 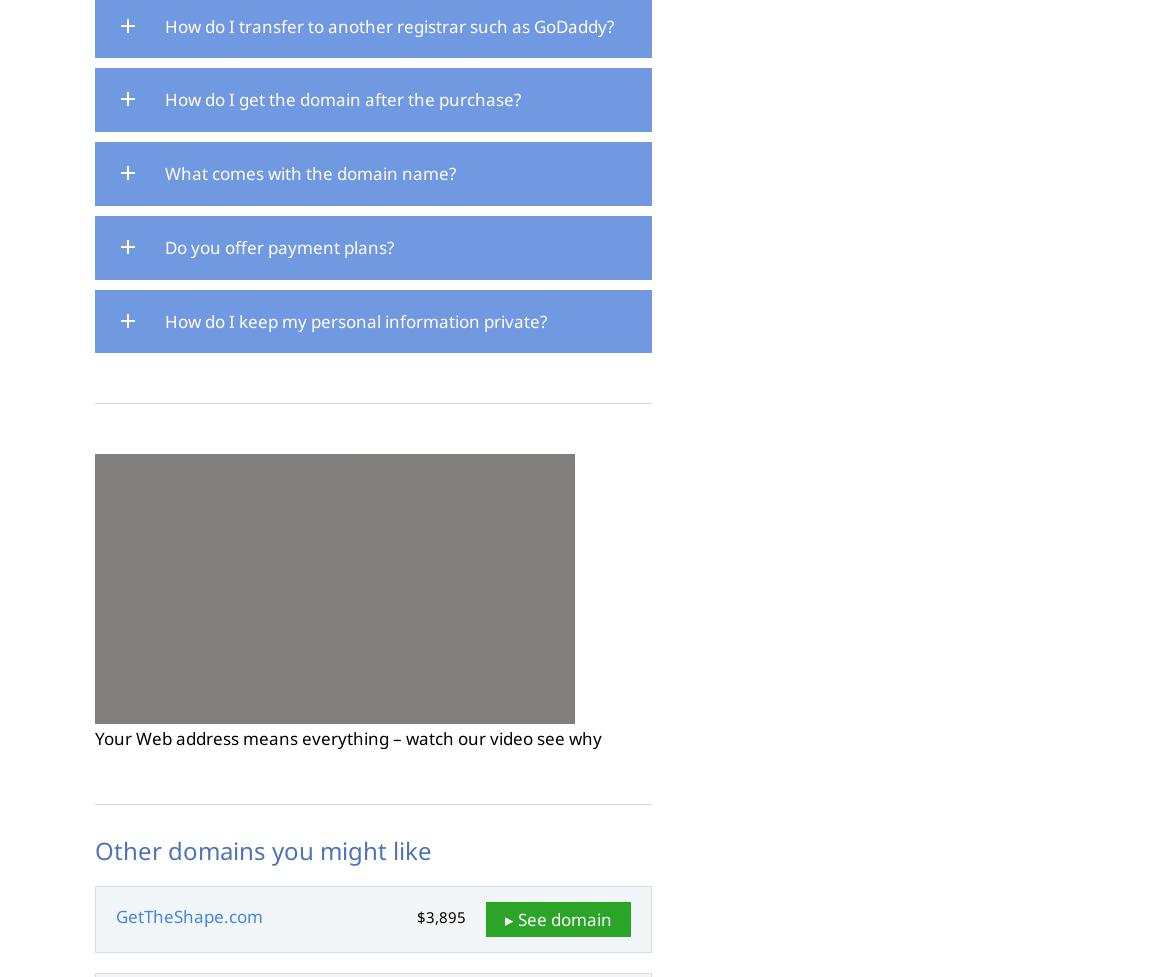 What do you see at coordinates (310, 172) in the screenshot?
I see `'What comes with the domain name?'` at bounding box center [310, 172].